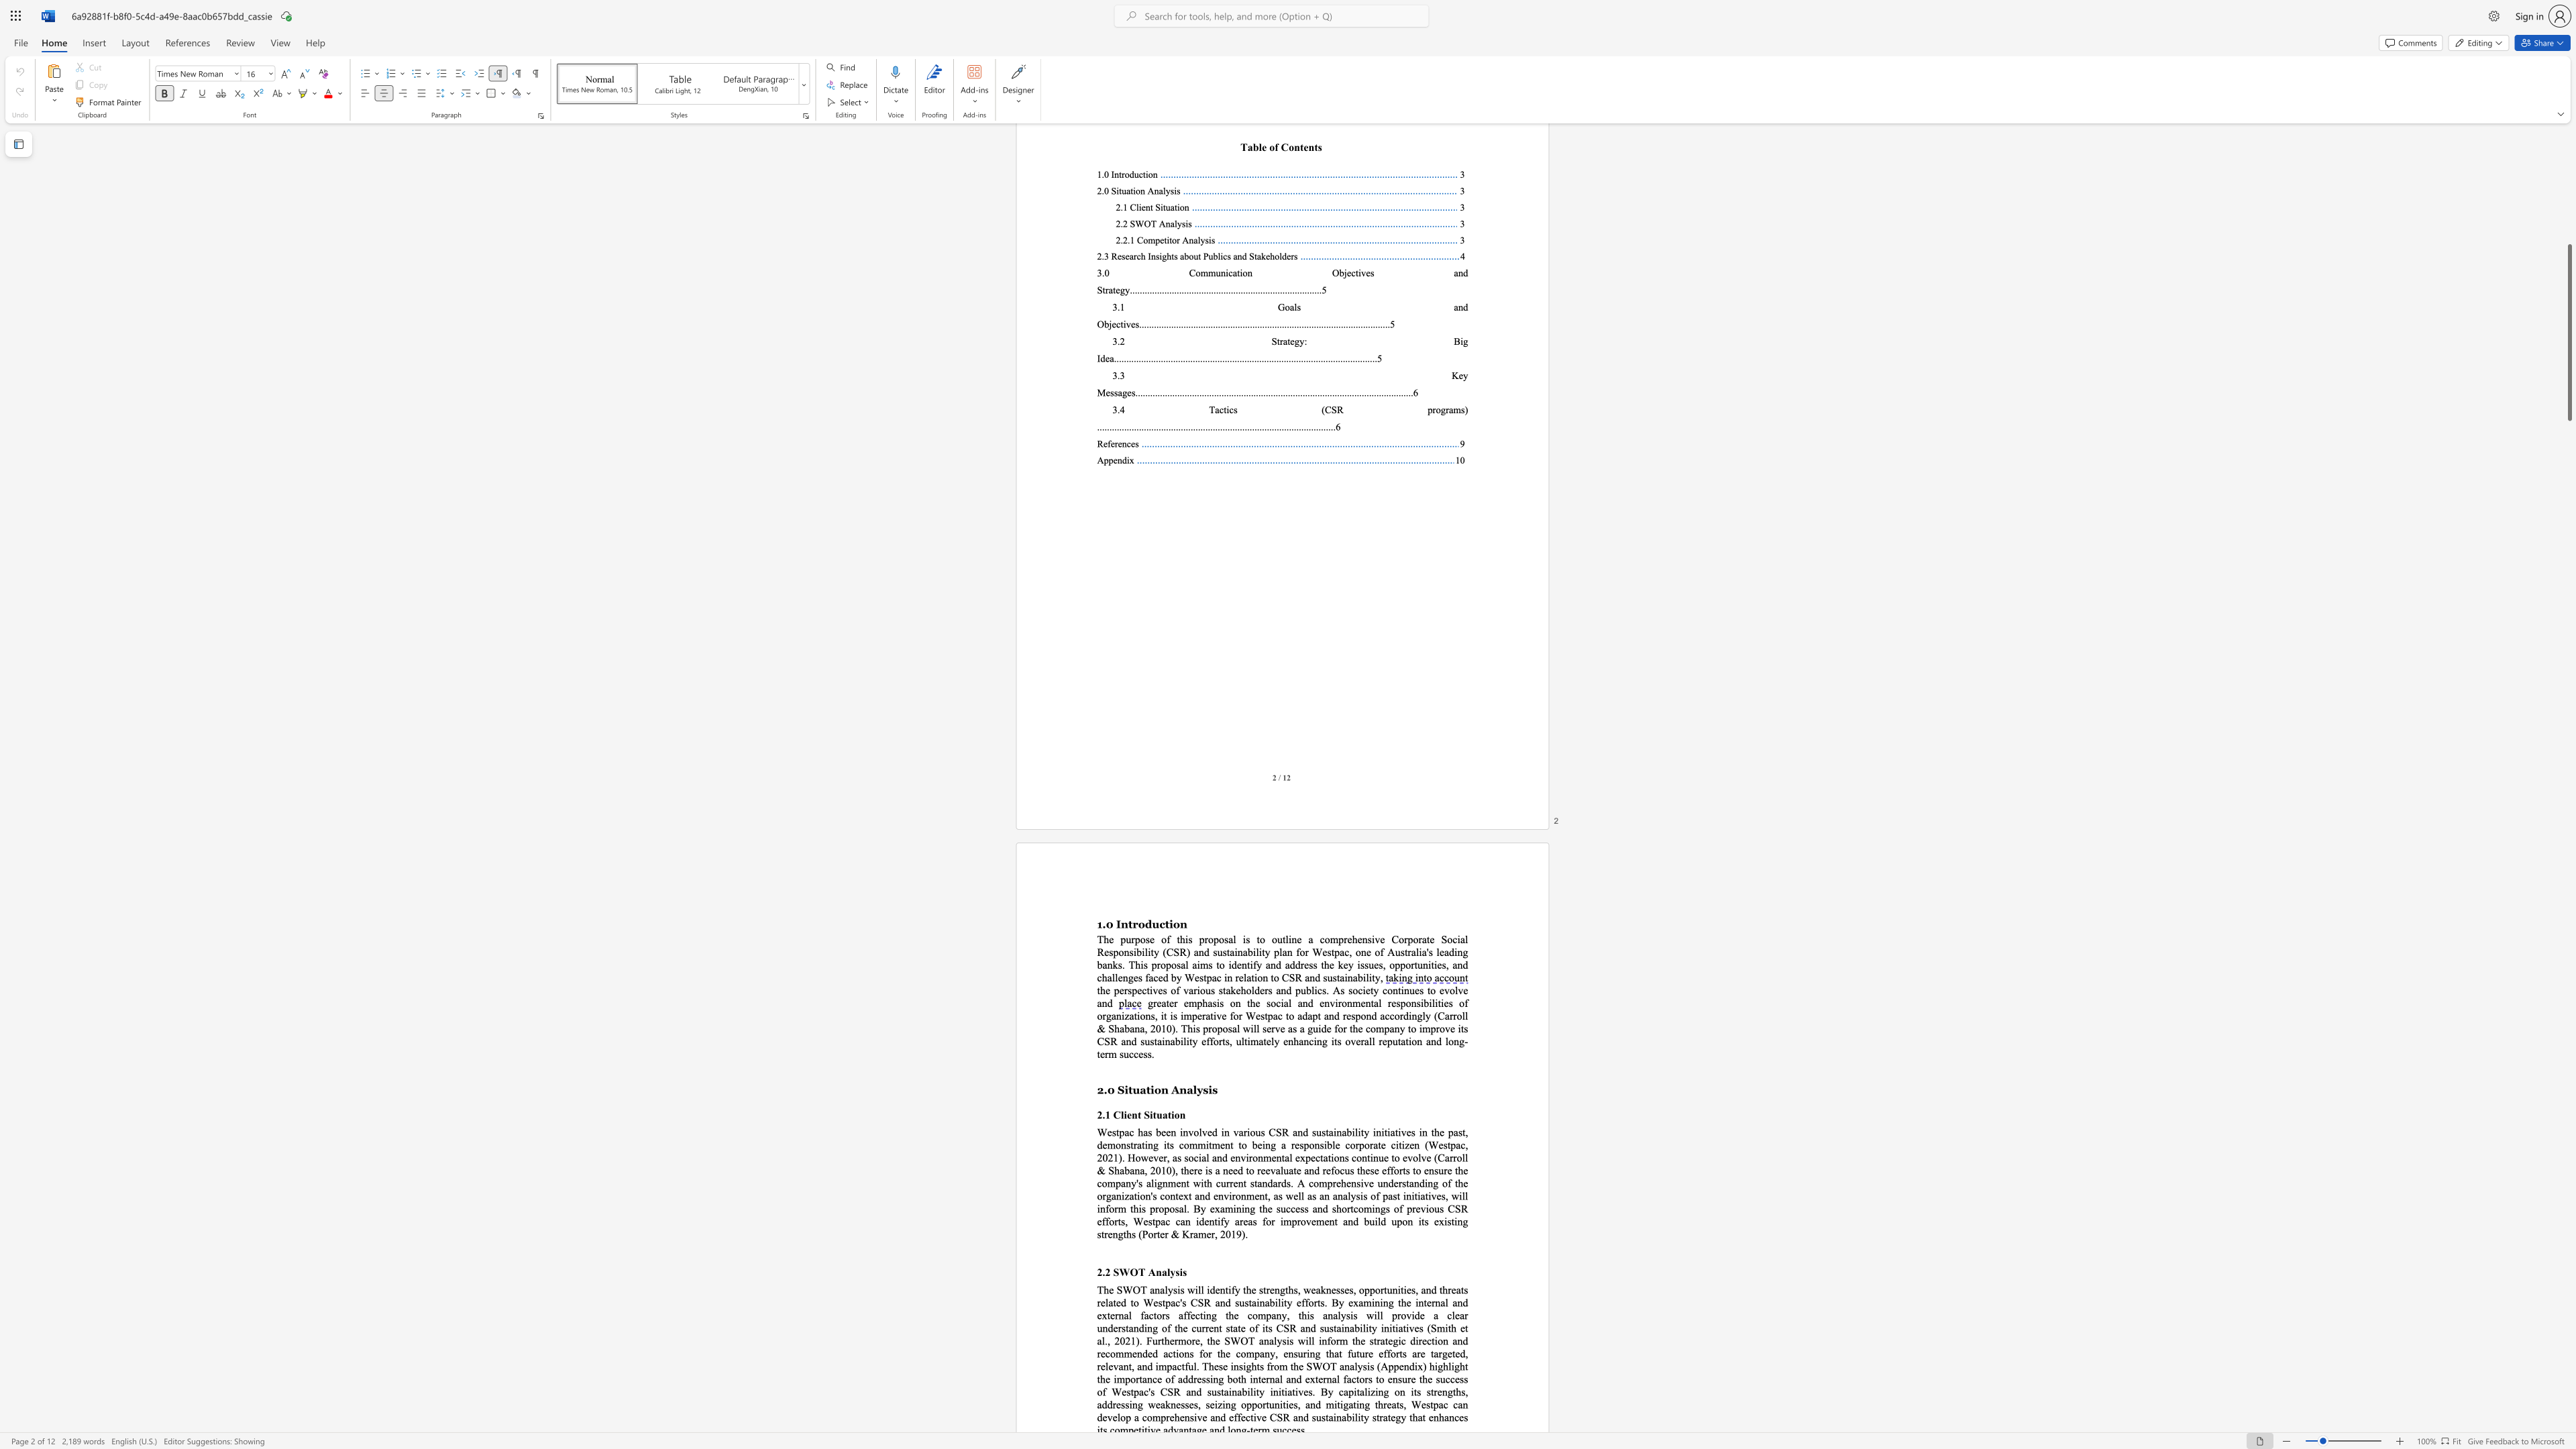  Describe the element at coordinates (1146, 1132) in the screenshot. I see `the subset text "s be" within the text "Westpac has been involved in various CSR and sustainability initiatives in the past,"` at that location.